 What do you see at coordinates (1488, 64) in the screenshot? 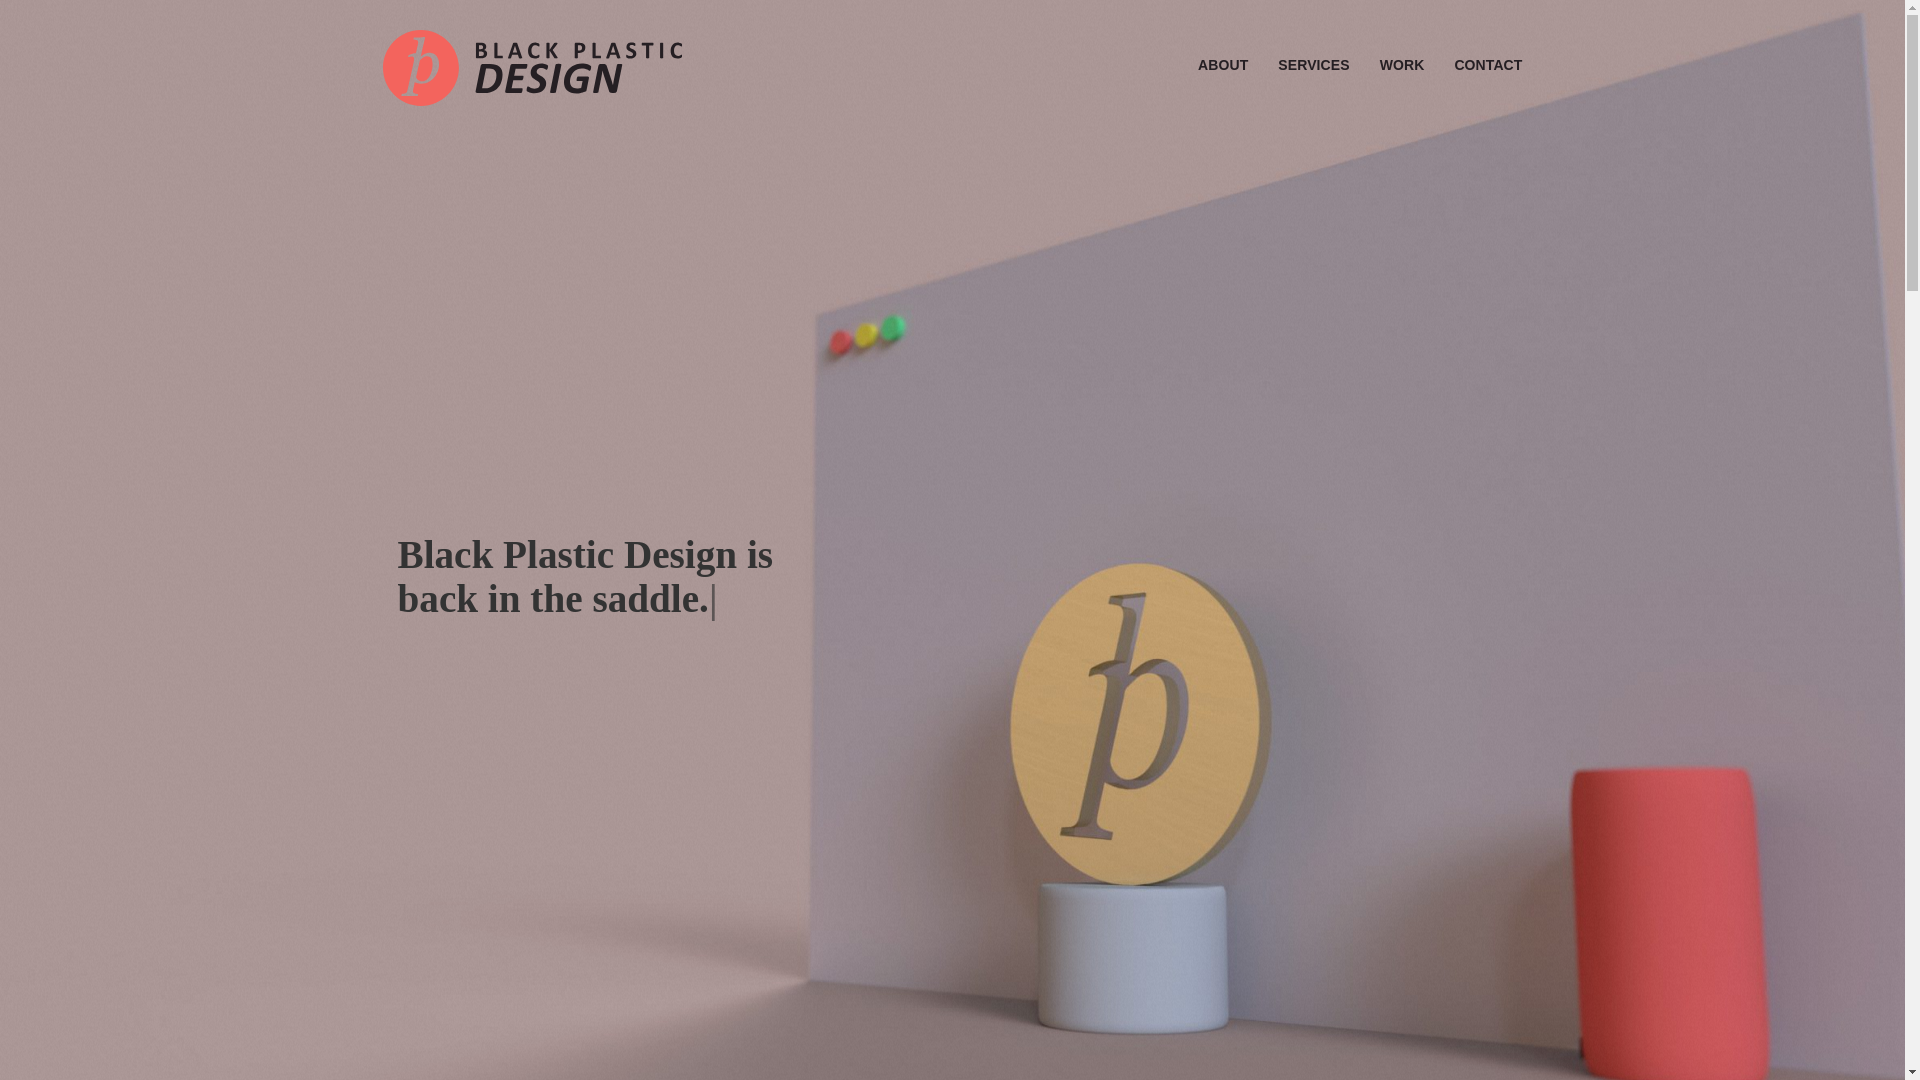
I see `'CONTACT'` at bounding box center [1488, 64].